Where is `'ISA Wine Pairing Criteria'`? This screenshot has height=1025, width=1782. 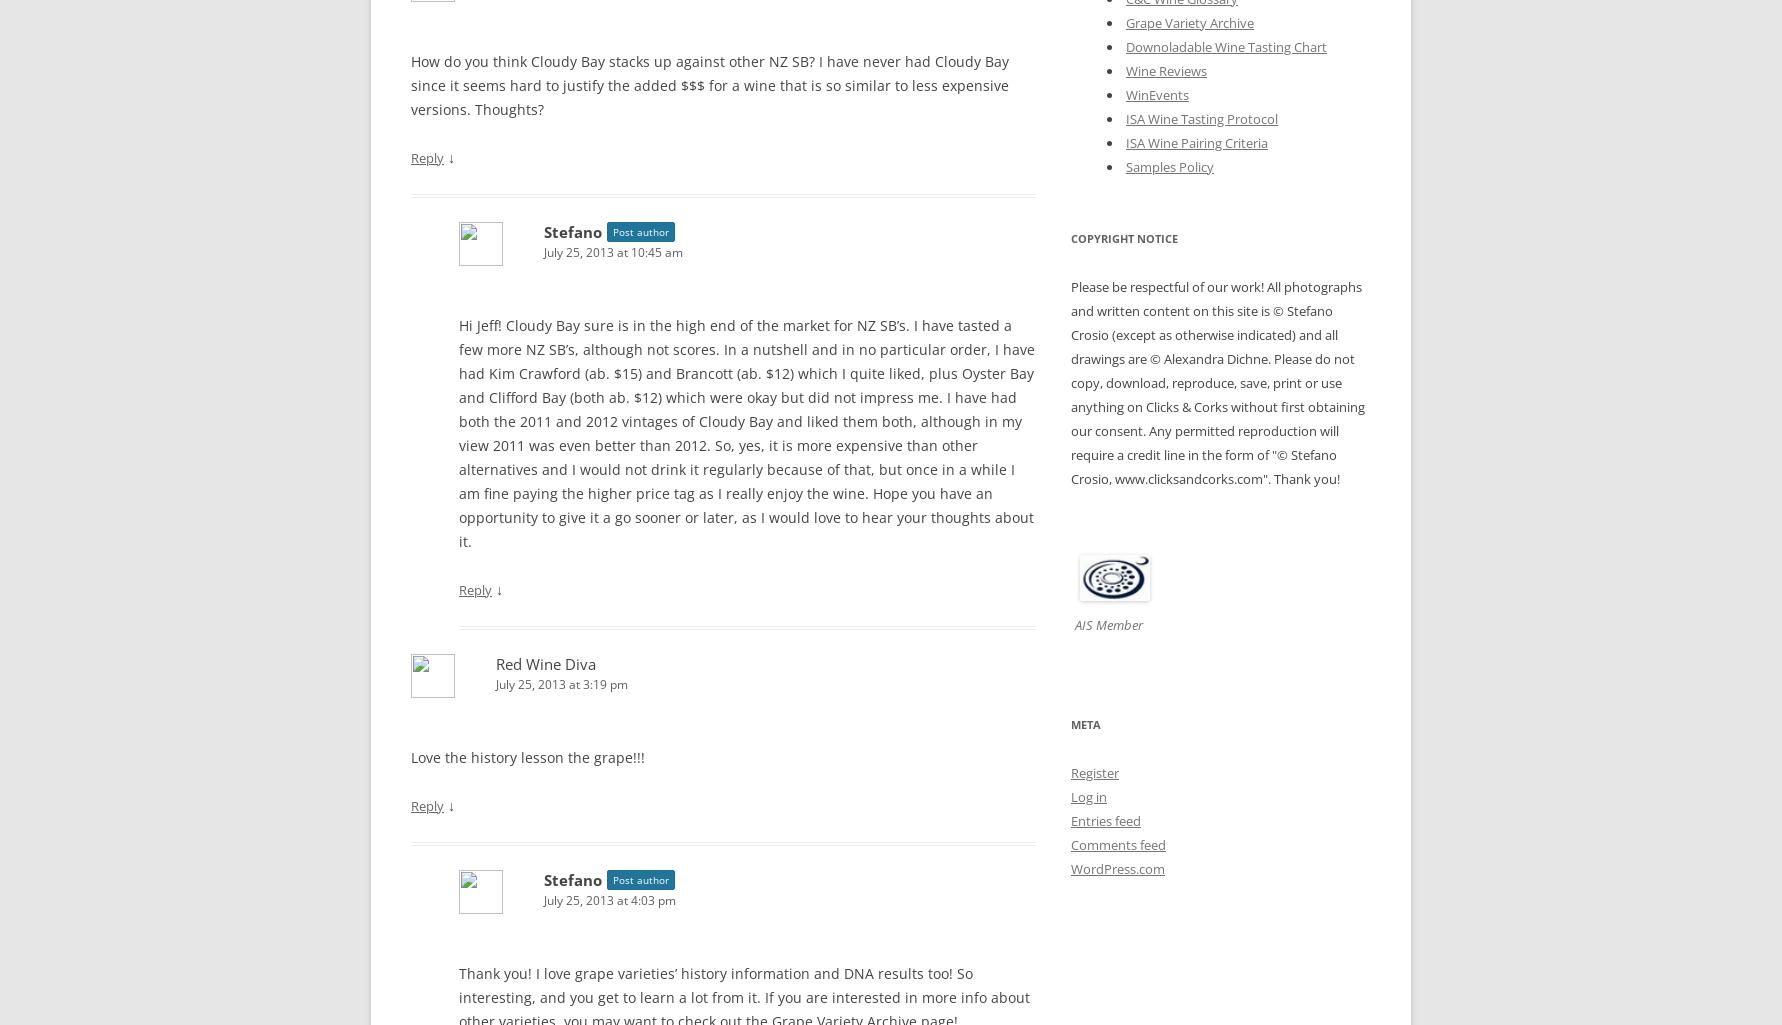
'ISA Wine Pairing Criteria' is located at coordinates (1195, 140).